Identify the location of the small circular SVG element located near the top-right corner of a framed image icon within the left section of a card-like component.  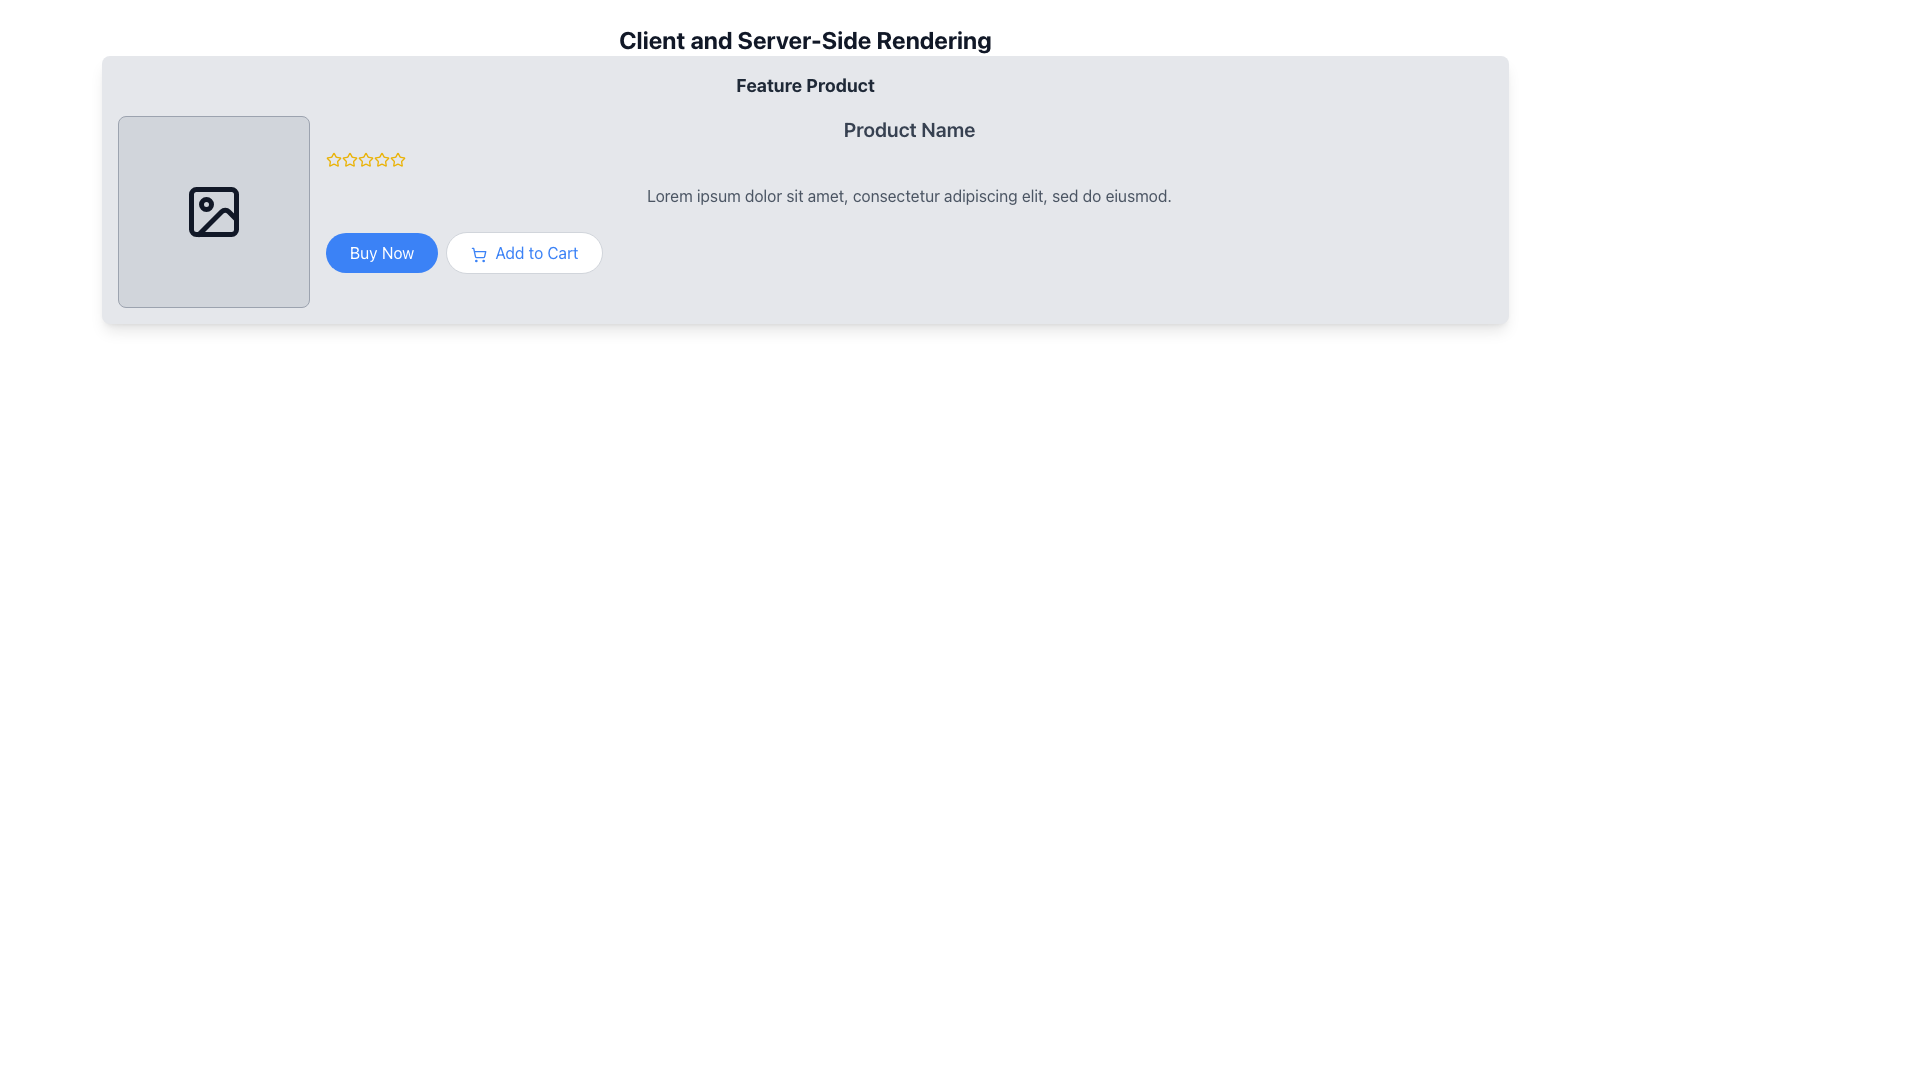
(206, 204).